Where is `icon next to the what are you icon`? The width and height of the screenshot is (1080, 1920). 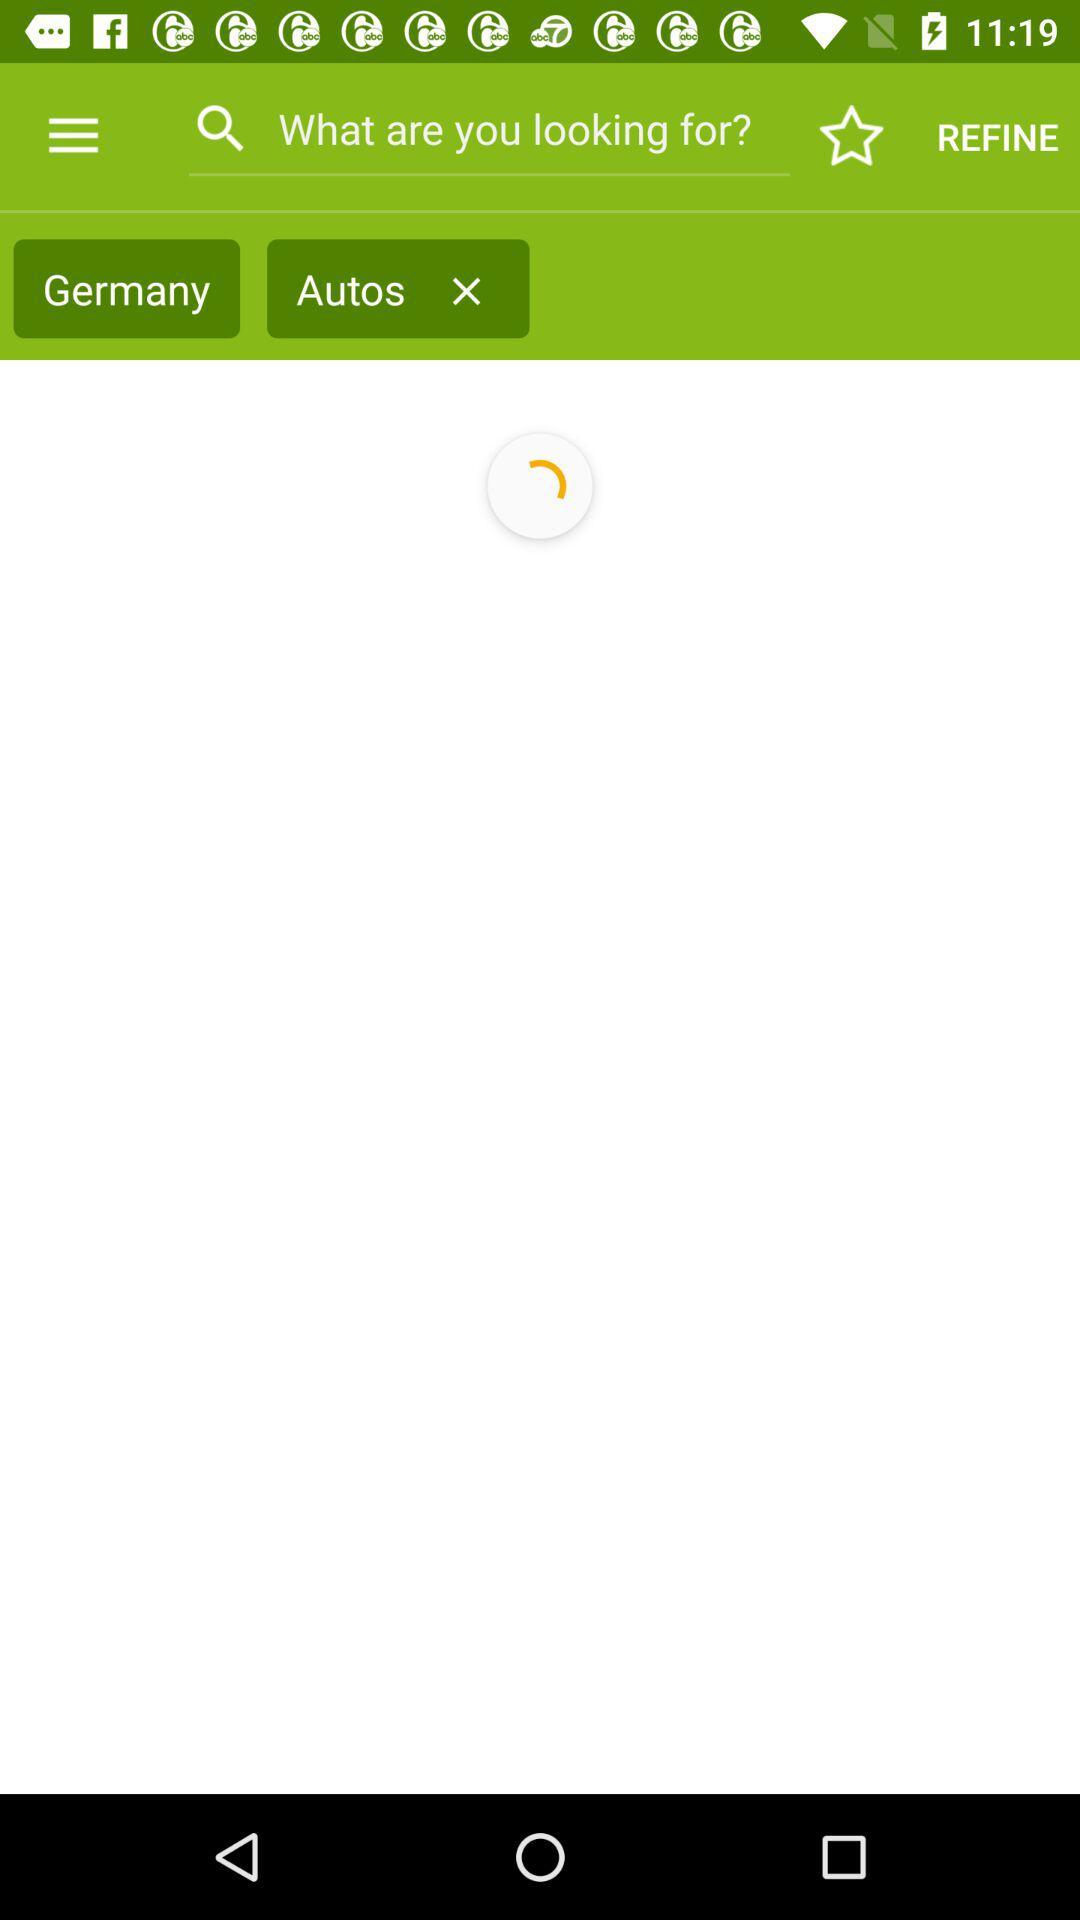
icon next to the what are you icon is located at coordinates (72, 135).